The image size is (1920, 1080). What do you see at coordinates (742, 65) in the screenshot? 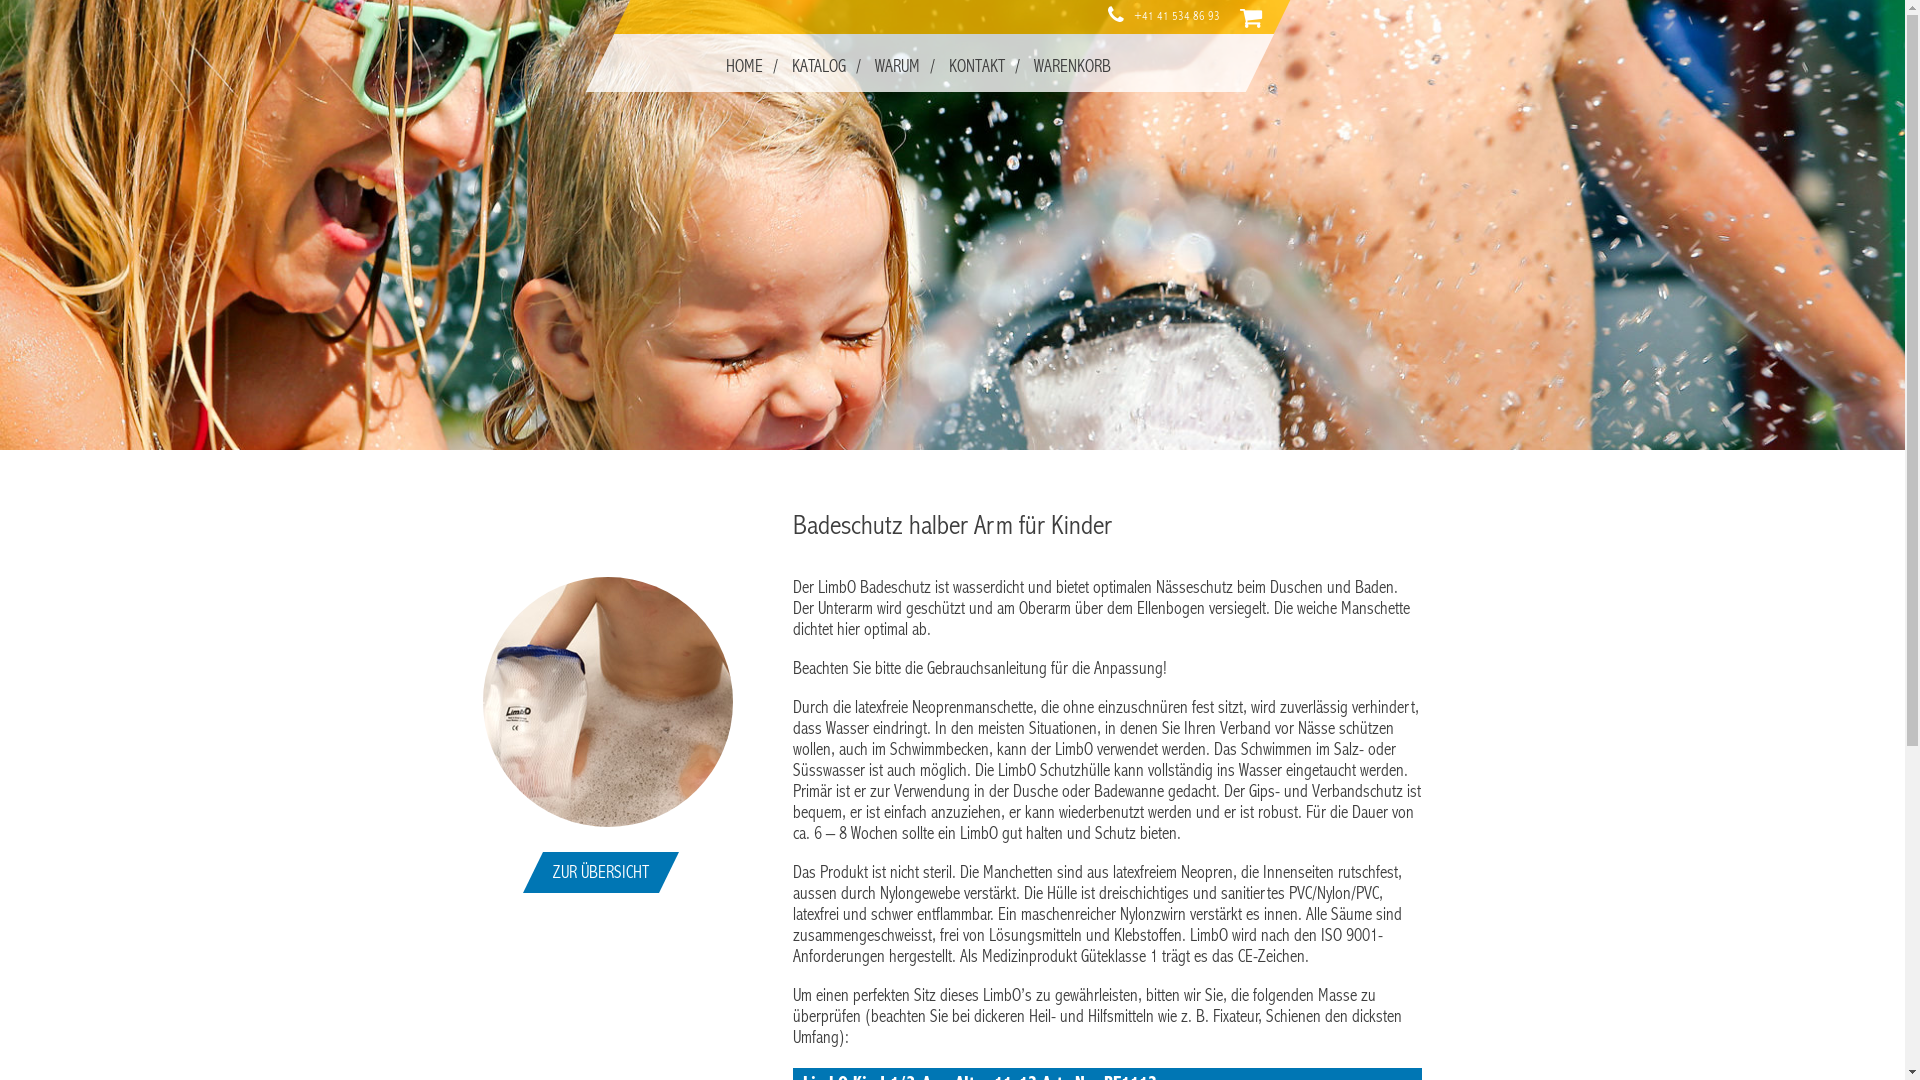
I see `'HOME'` at bounding box center [742, 65].